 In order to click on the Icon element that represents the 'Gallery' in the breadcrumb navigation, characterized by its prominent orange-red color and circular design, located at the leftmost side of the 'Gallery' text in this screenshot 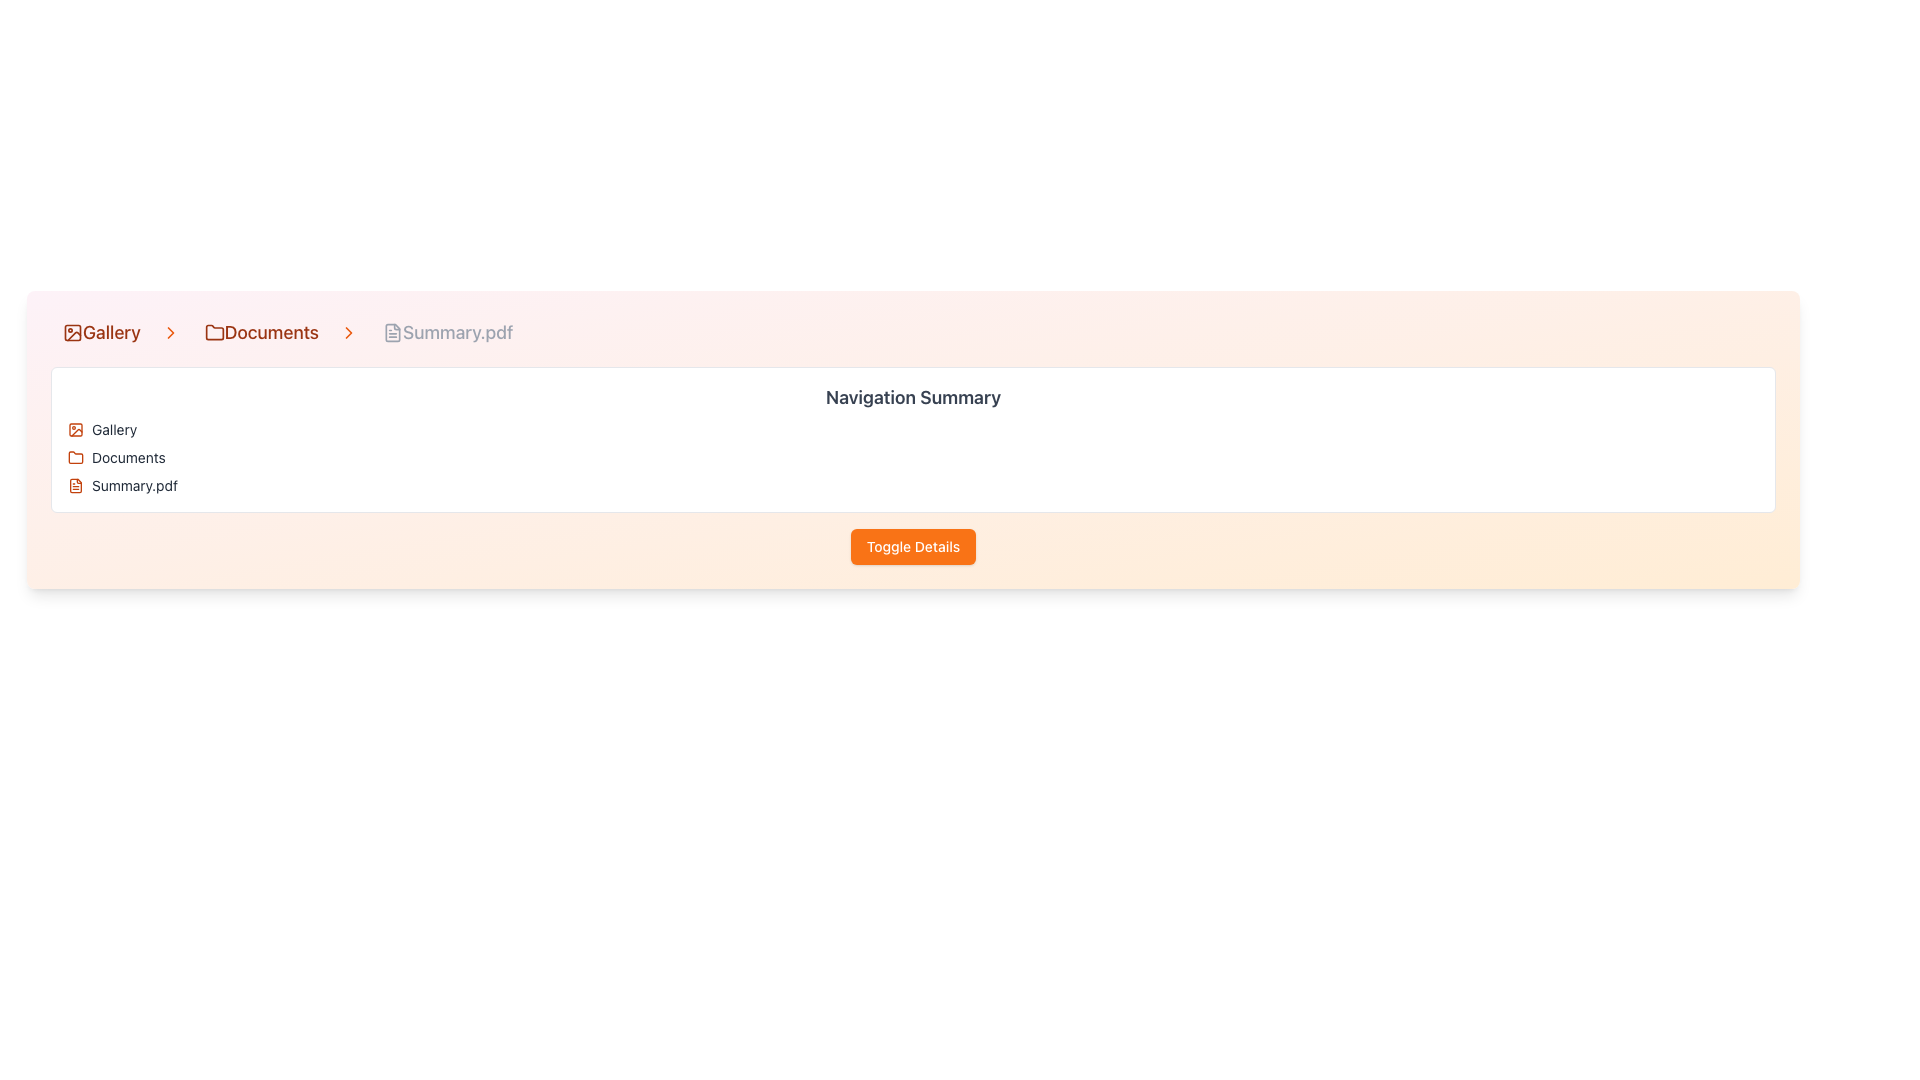, I will do `click(72, 331)`.